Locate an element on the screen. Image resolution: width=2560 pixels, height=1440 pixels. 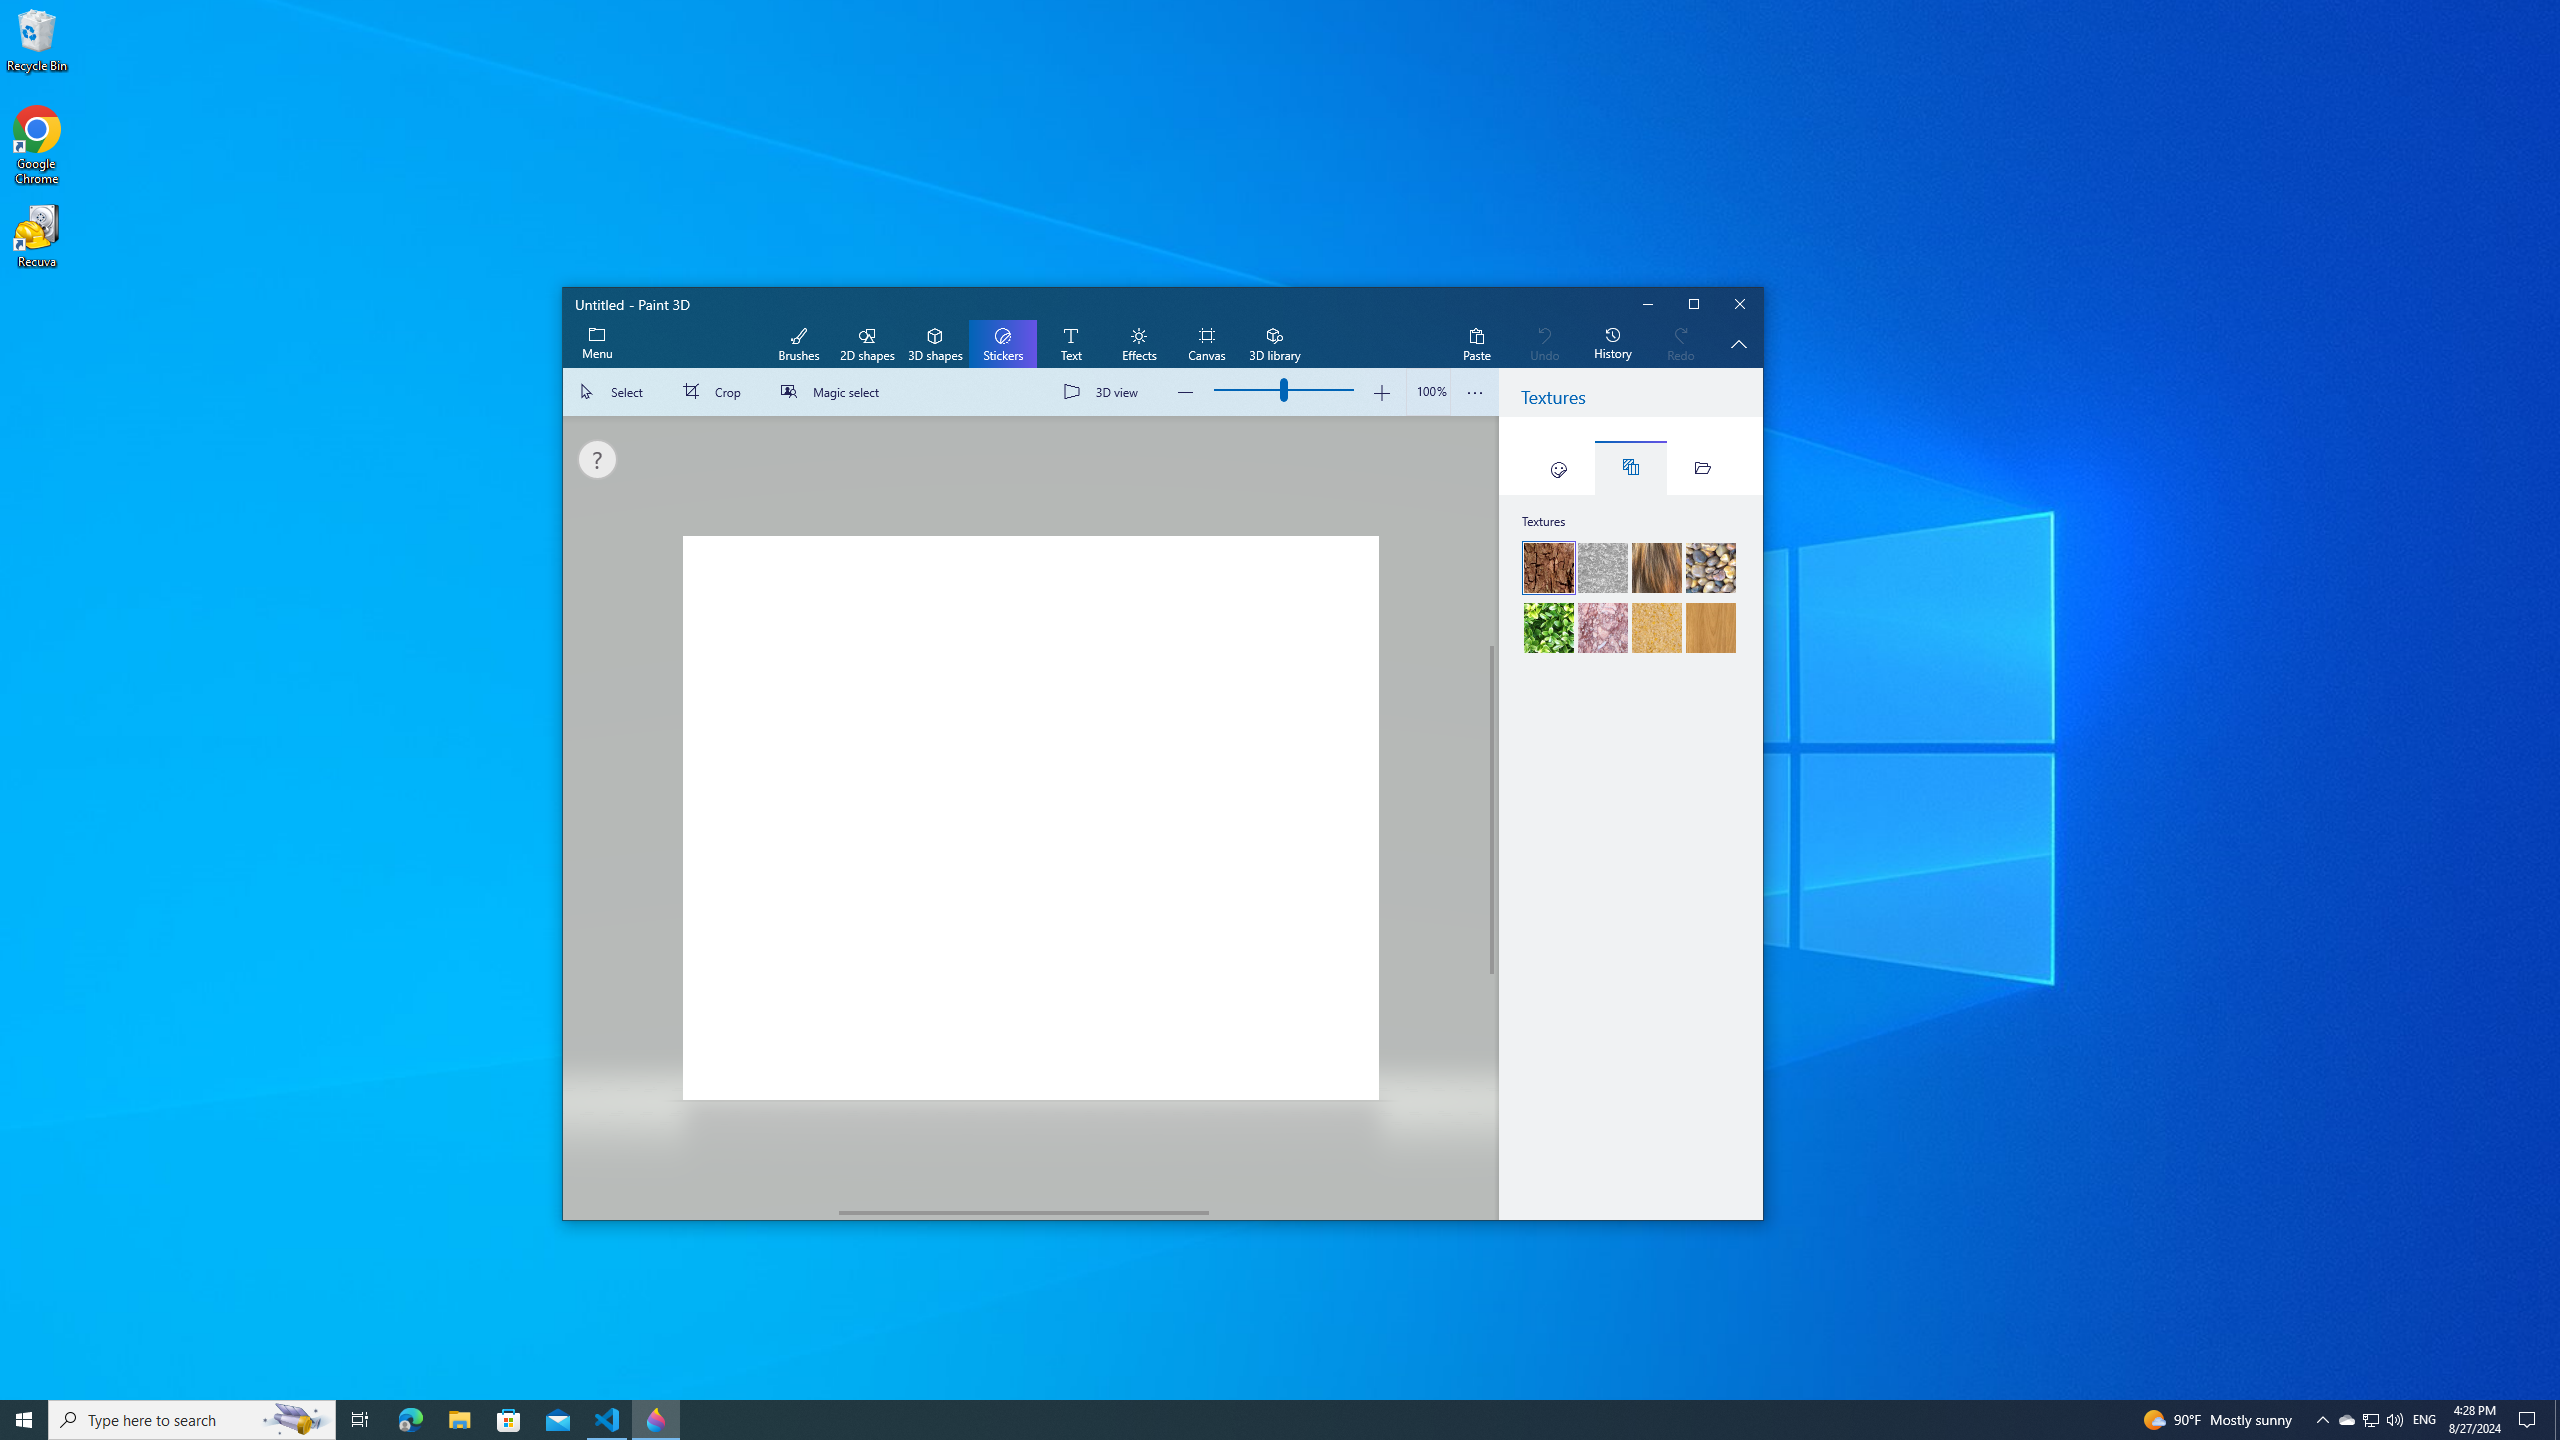
'Magic select' is located at coordinates (833, 391).